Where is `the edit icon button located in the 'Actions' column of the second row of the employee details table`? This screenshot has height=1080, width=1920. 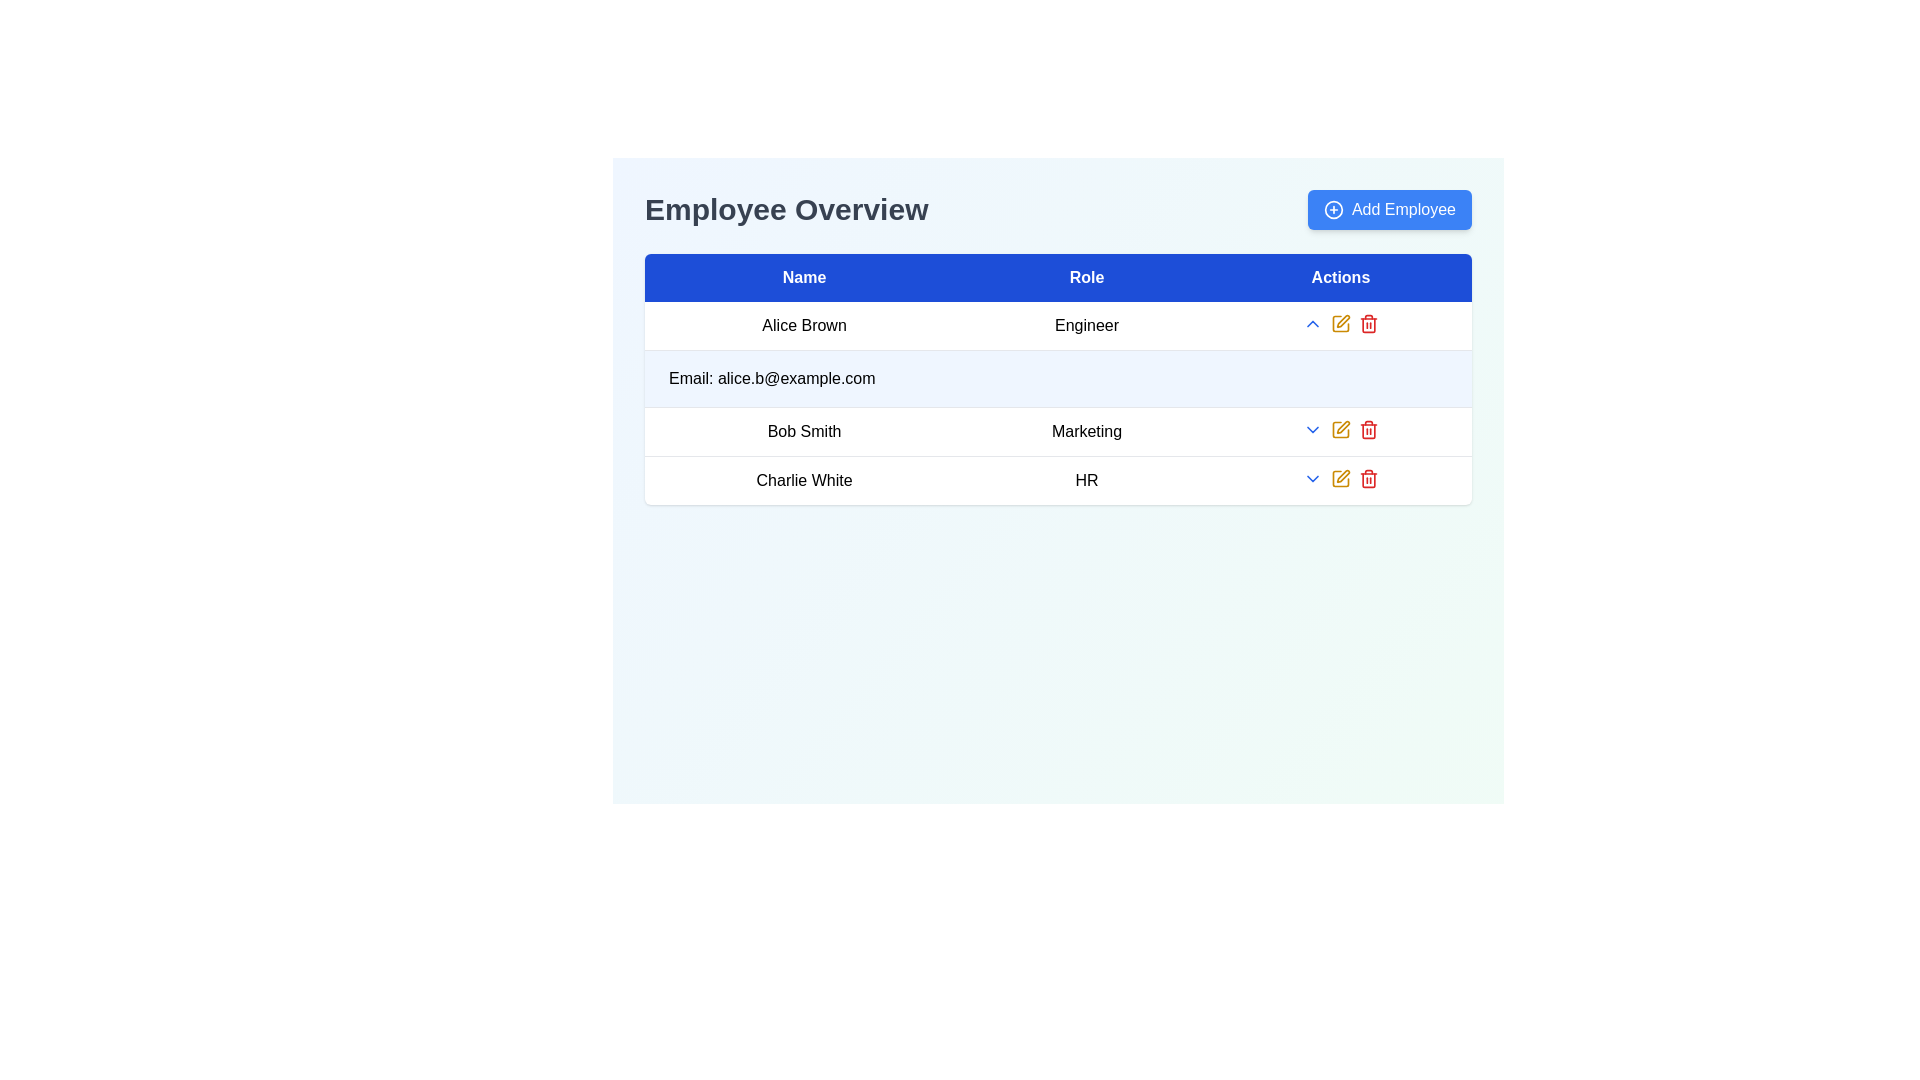
the edit icon button located in the 'Actions' column of the second row of the employee details table is located at coordinates (1343, 426).